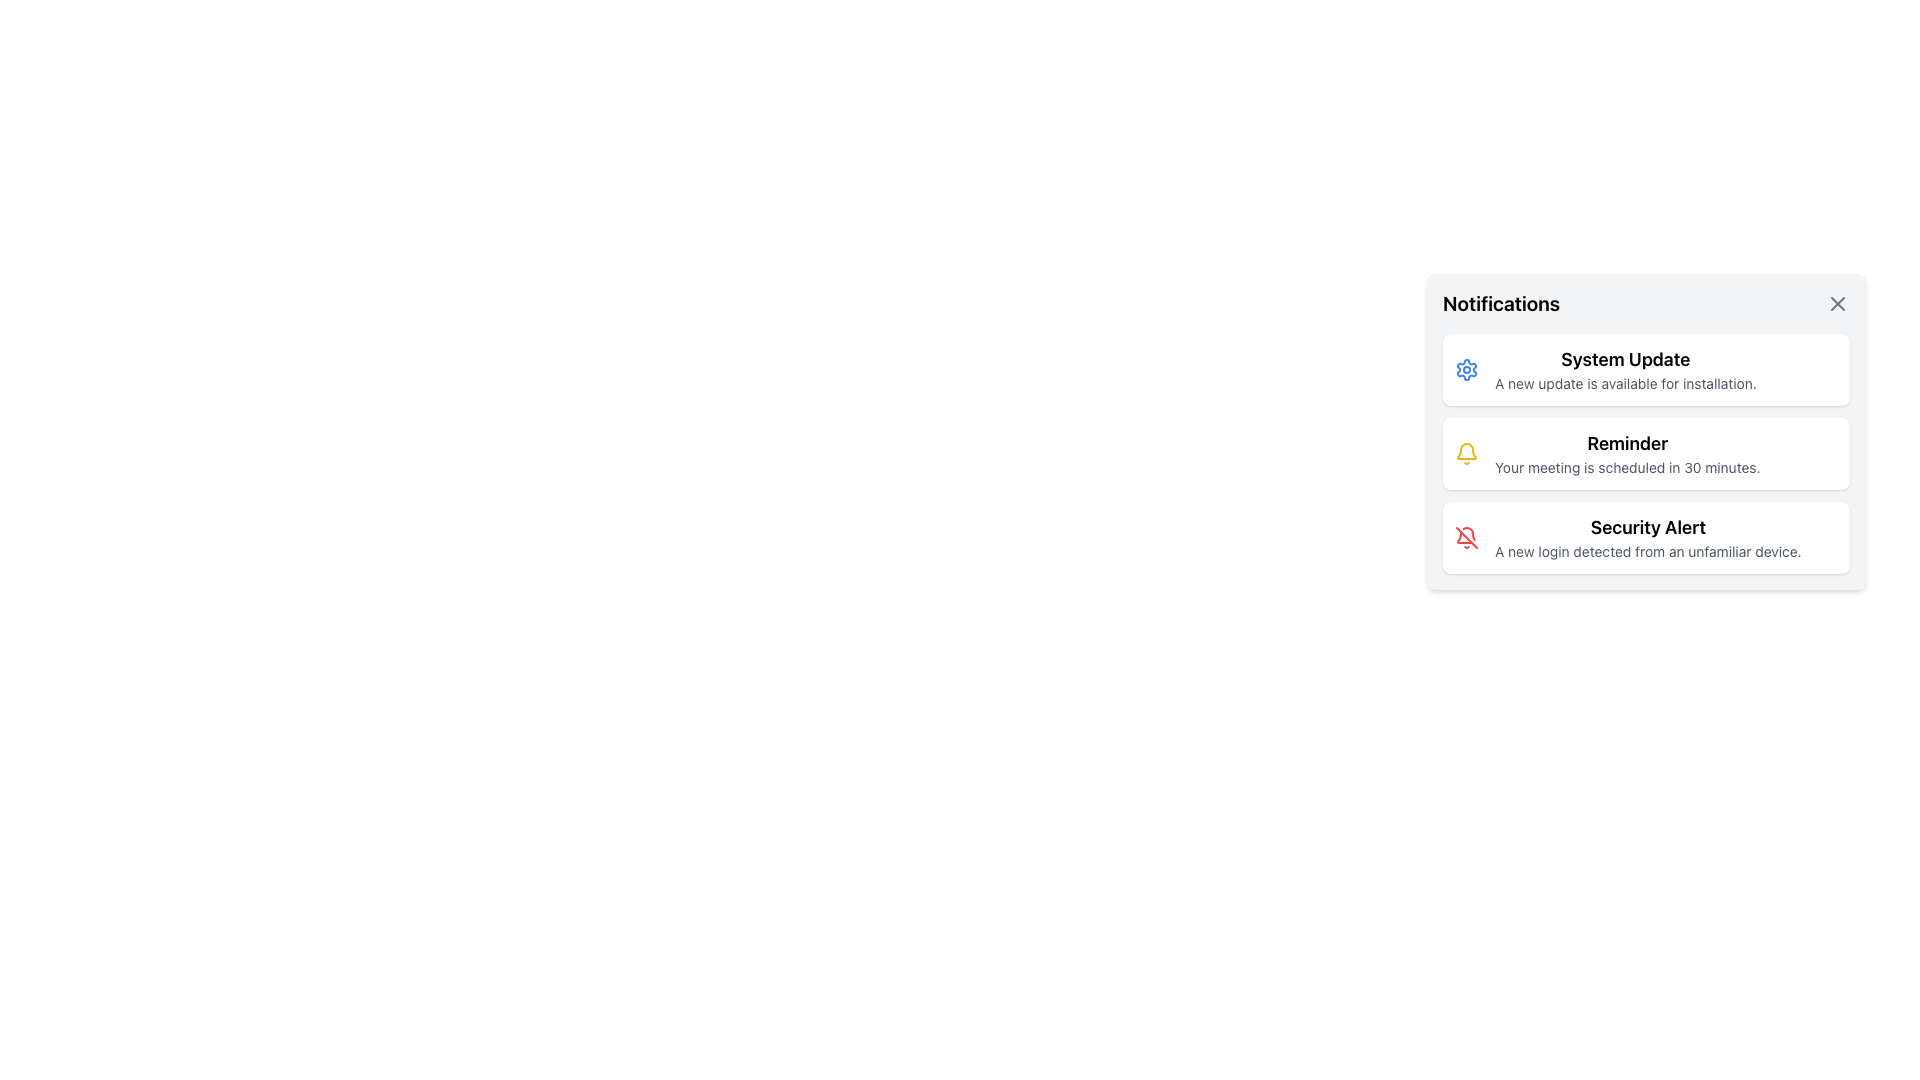 This screenshot has height=1080, width=1920. What do you see at coordinates (1469, 533) in the screenshot?
I see `the upper curved detail of the muted bell icon located in the notifications area, which is part of the SVG graphic` at bounding box center [1469, 533].